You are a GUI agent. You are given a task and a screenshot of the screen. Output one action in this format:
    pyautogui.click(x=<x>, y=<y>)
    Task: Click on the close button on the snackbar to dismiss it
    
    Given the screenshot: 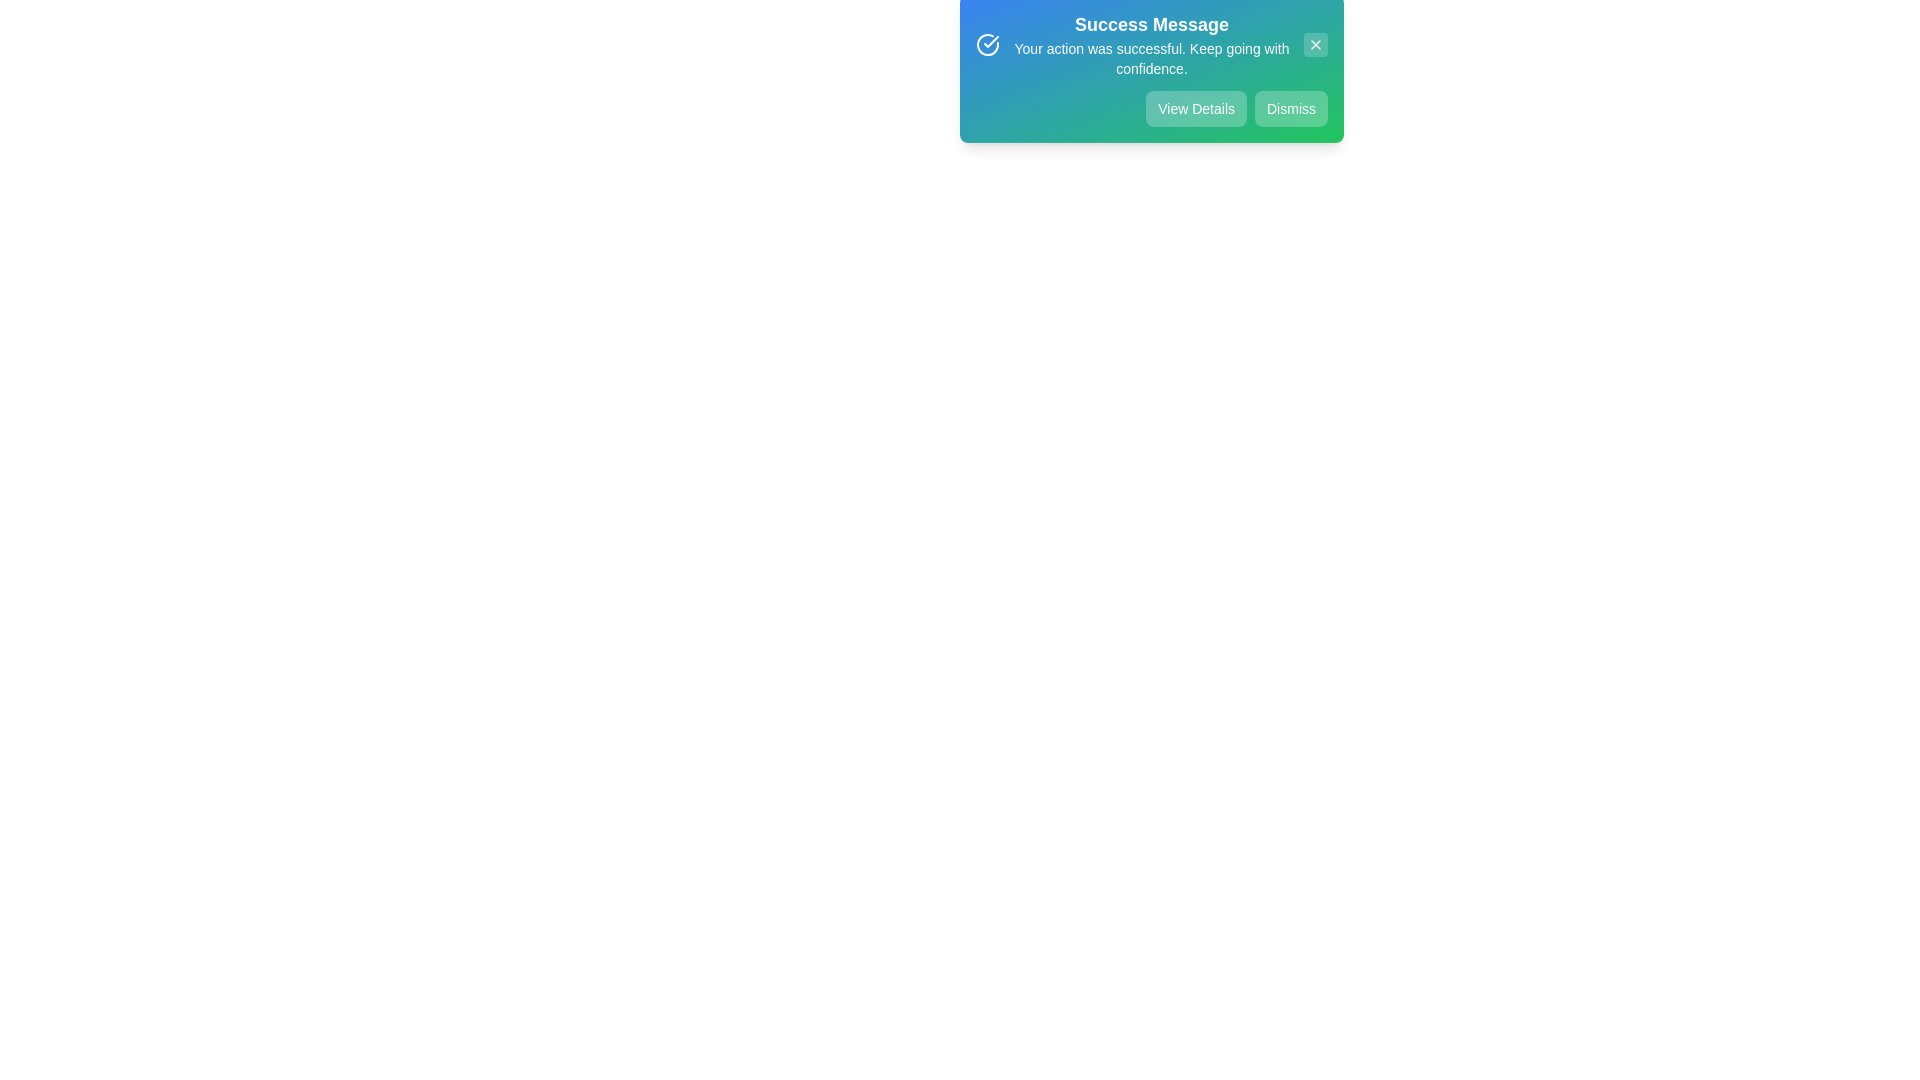 What is the action you would take?
    pyautogui.click(x=1315, y=56)
    